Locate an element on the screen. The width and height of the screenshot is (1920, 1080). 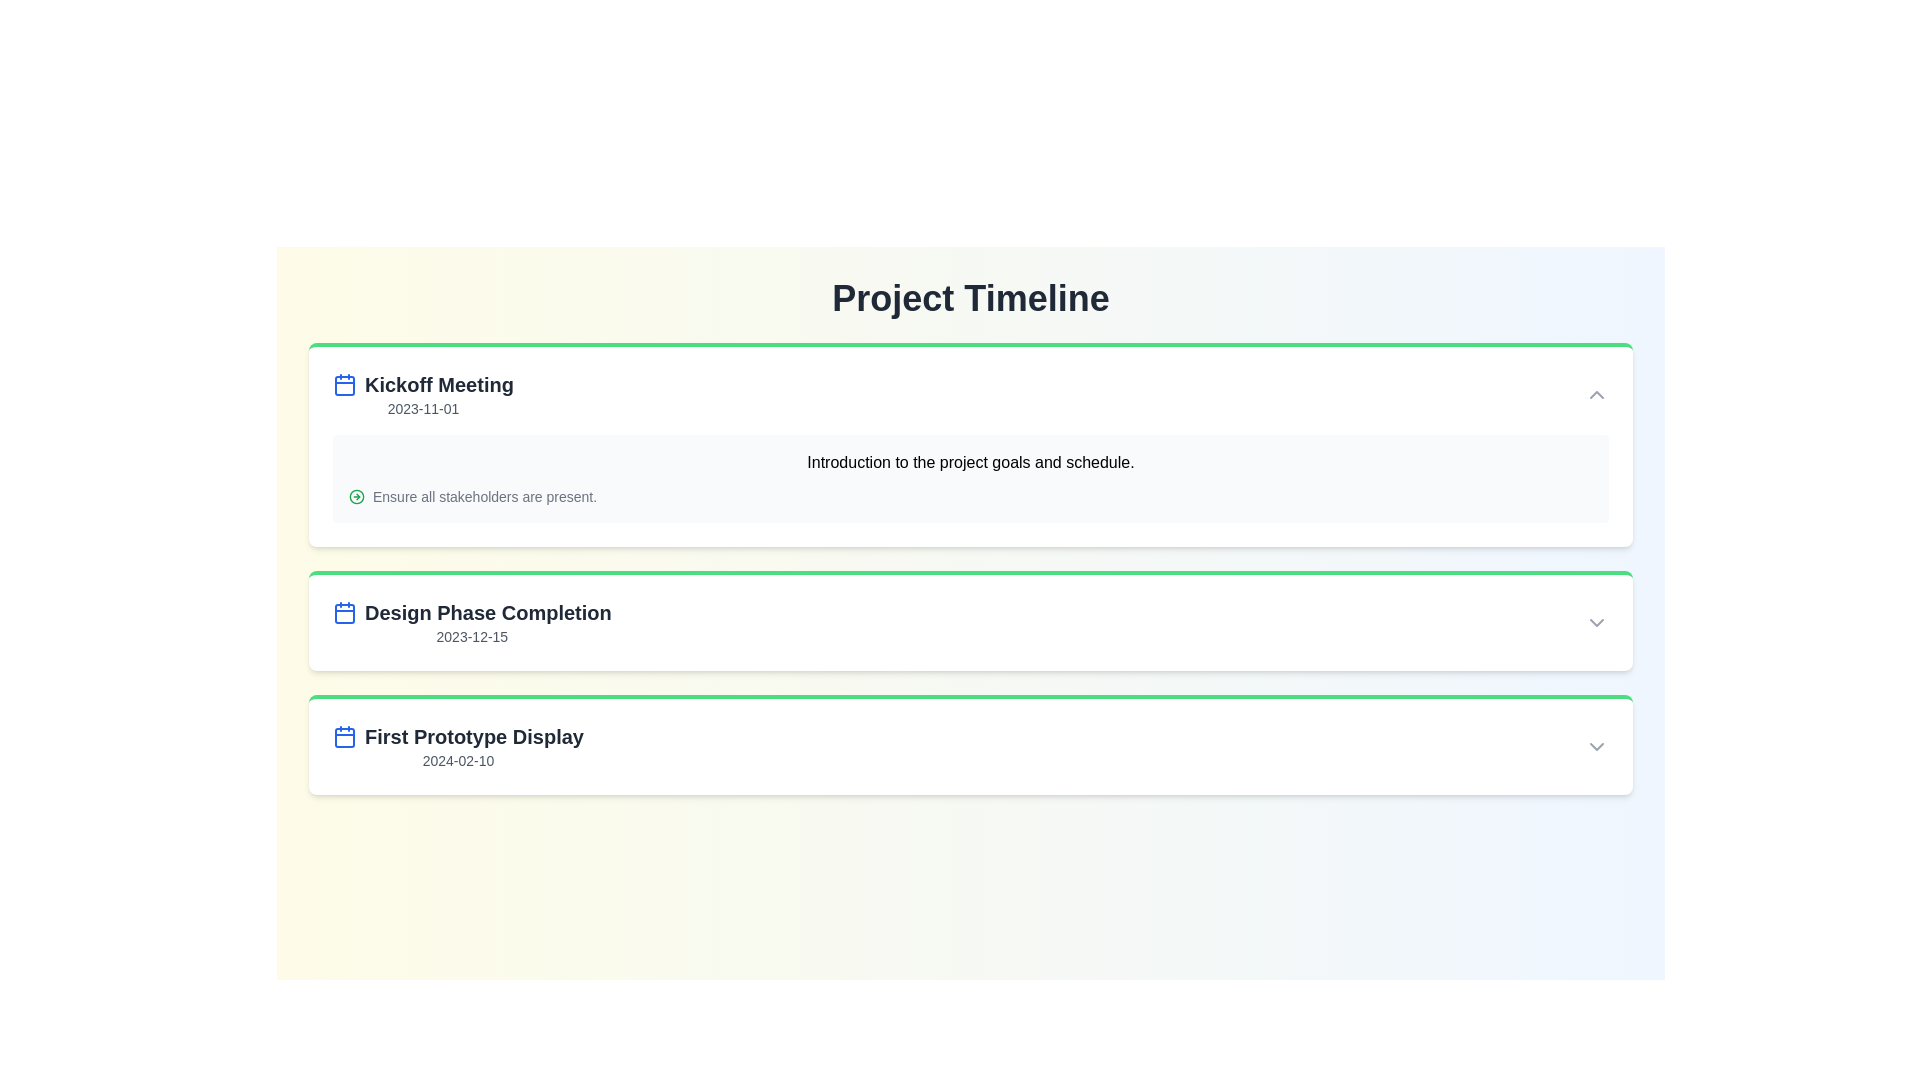
the dropdown toggle button on the far right of the row displaying 'First Prototype Display 2024-02-10' is located at coordinates (1596, 747).